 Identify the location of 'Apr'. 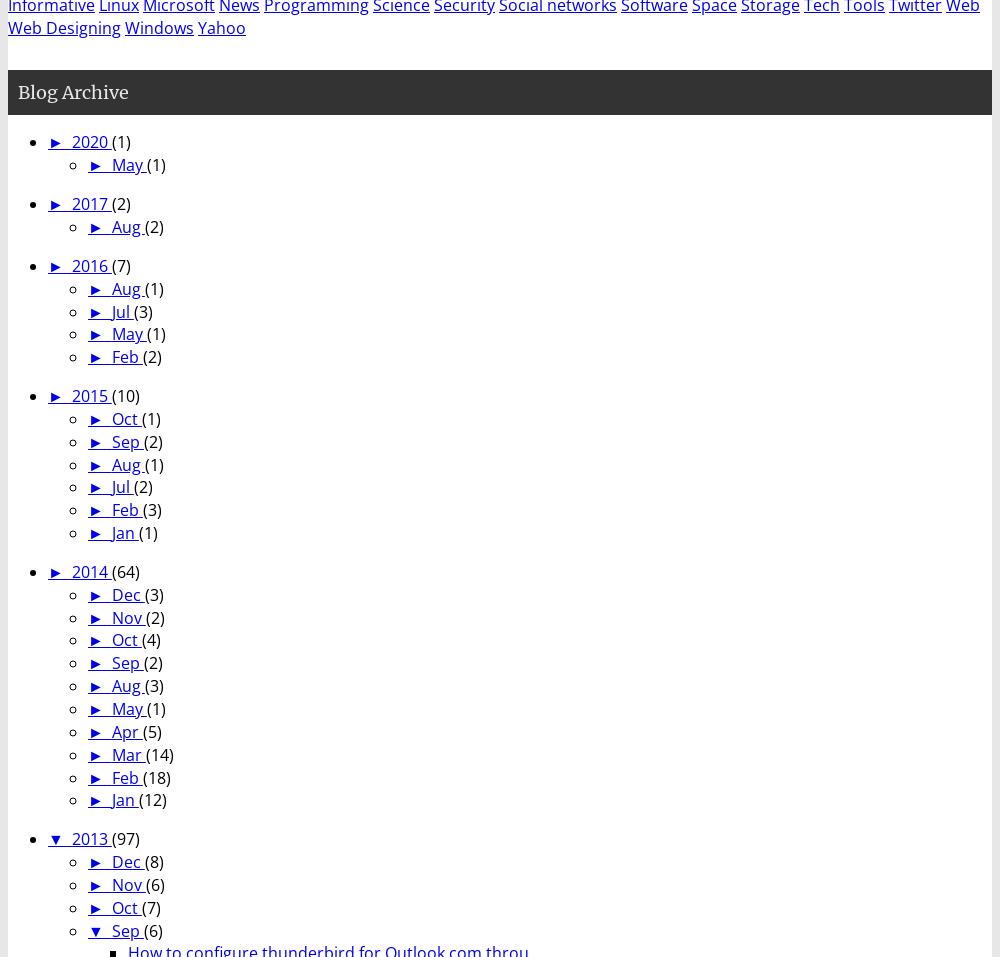
(110, 730).